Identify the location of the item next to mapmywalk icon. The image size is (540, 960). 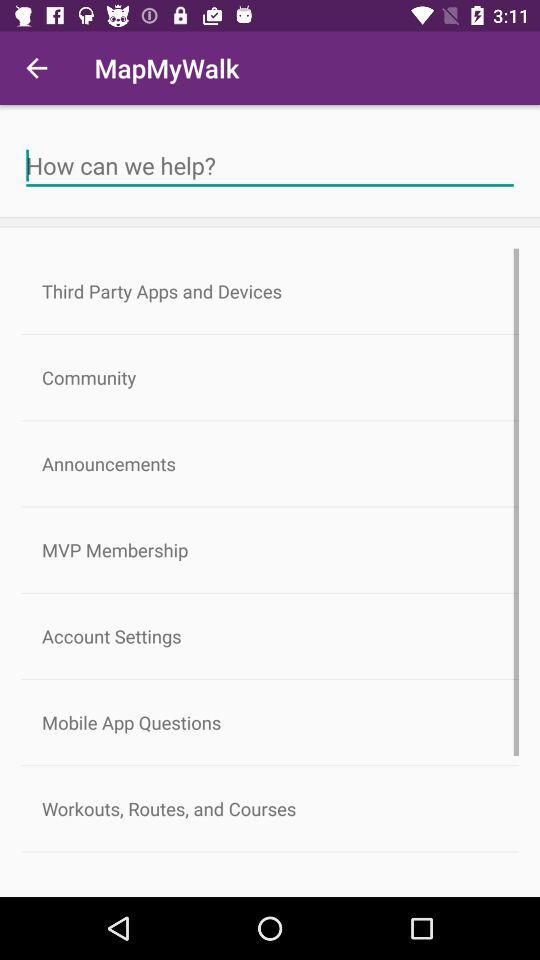
(36, 68).